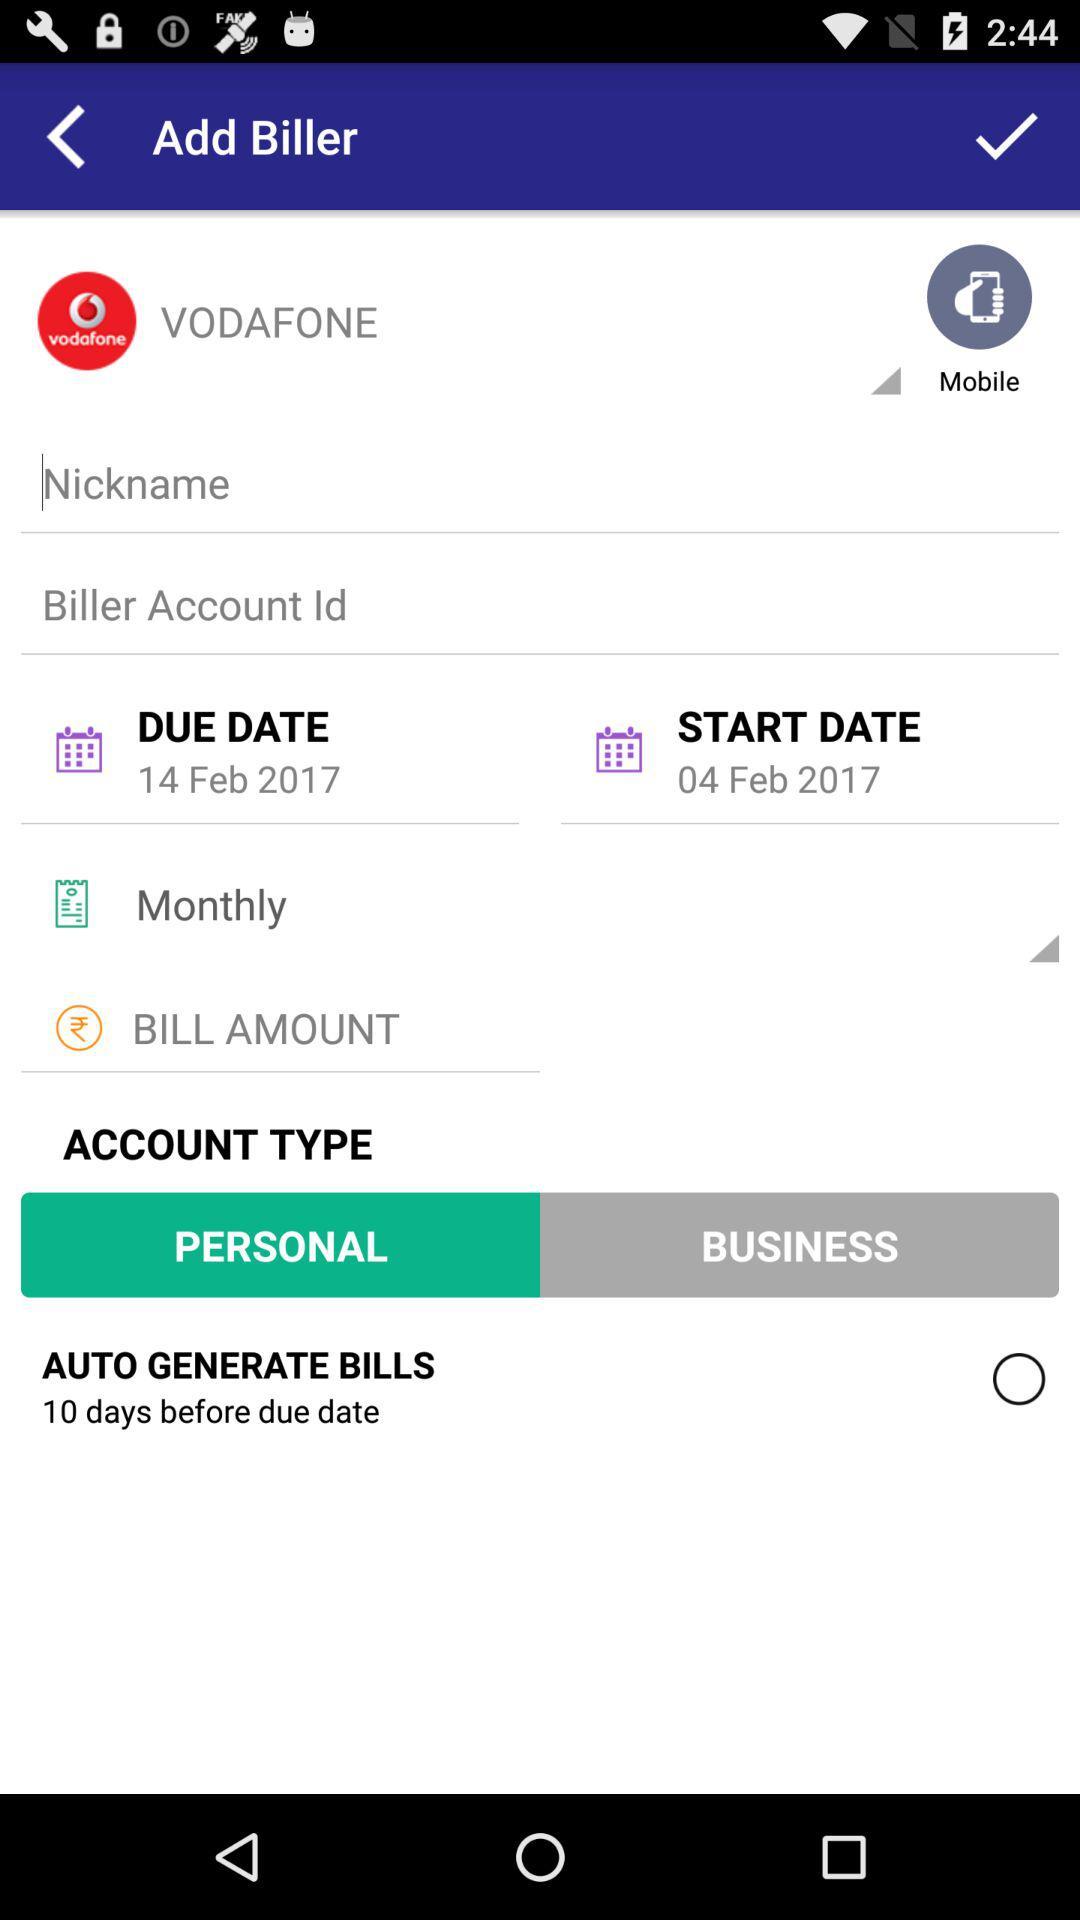  What do you see at coordinates (798, 1244) in the screenshot?
I see `the button which is next to the personal` at bounding box center [798, 1244].